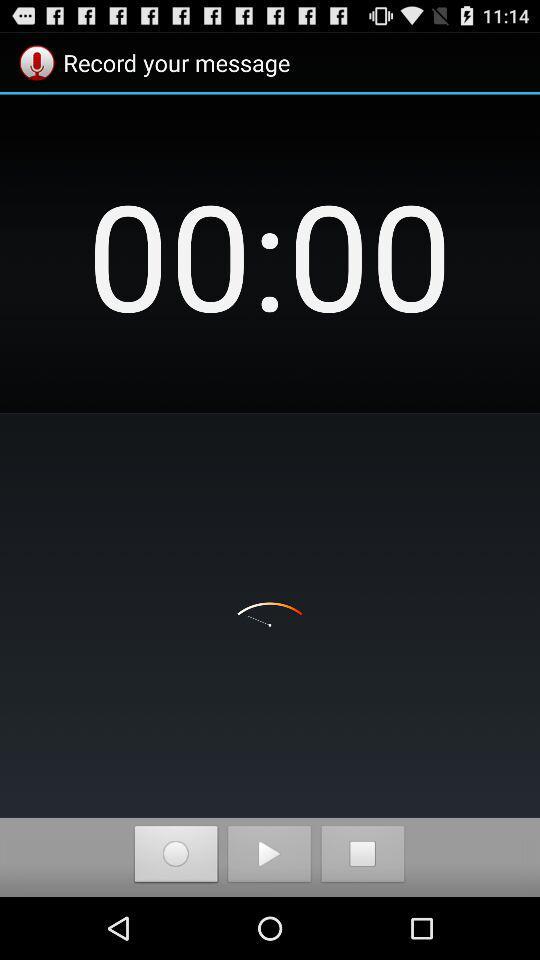  Describe the element at coordinates (269, 917) in the screenshot. I see `the play icon` at that location.